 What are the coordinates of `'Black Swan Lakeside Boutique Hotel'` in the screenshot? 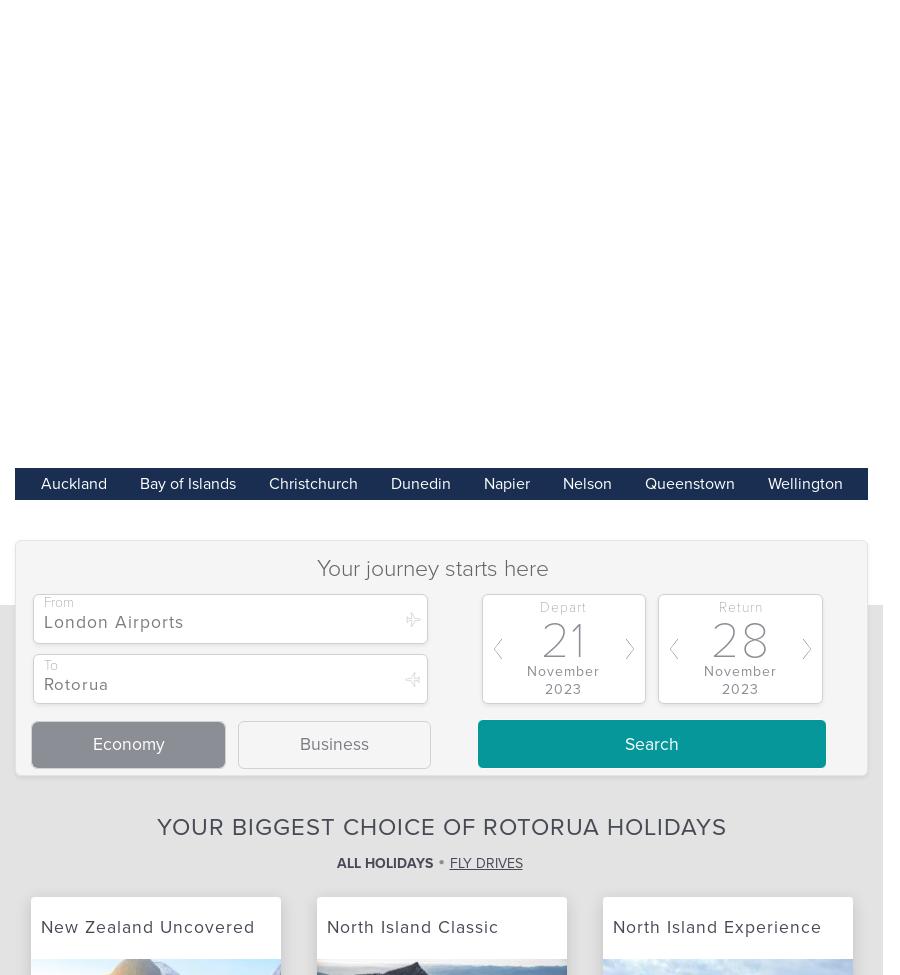 It's located at (189, 80).